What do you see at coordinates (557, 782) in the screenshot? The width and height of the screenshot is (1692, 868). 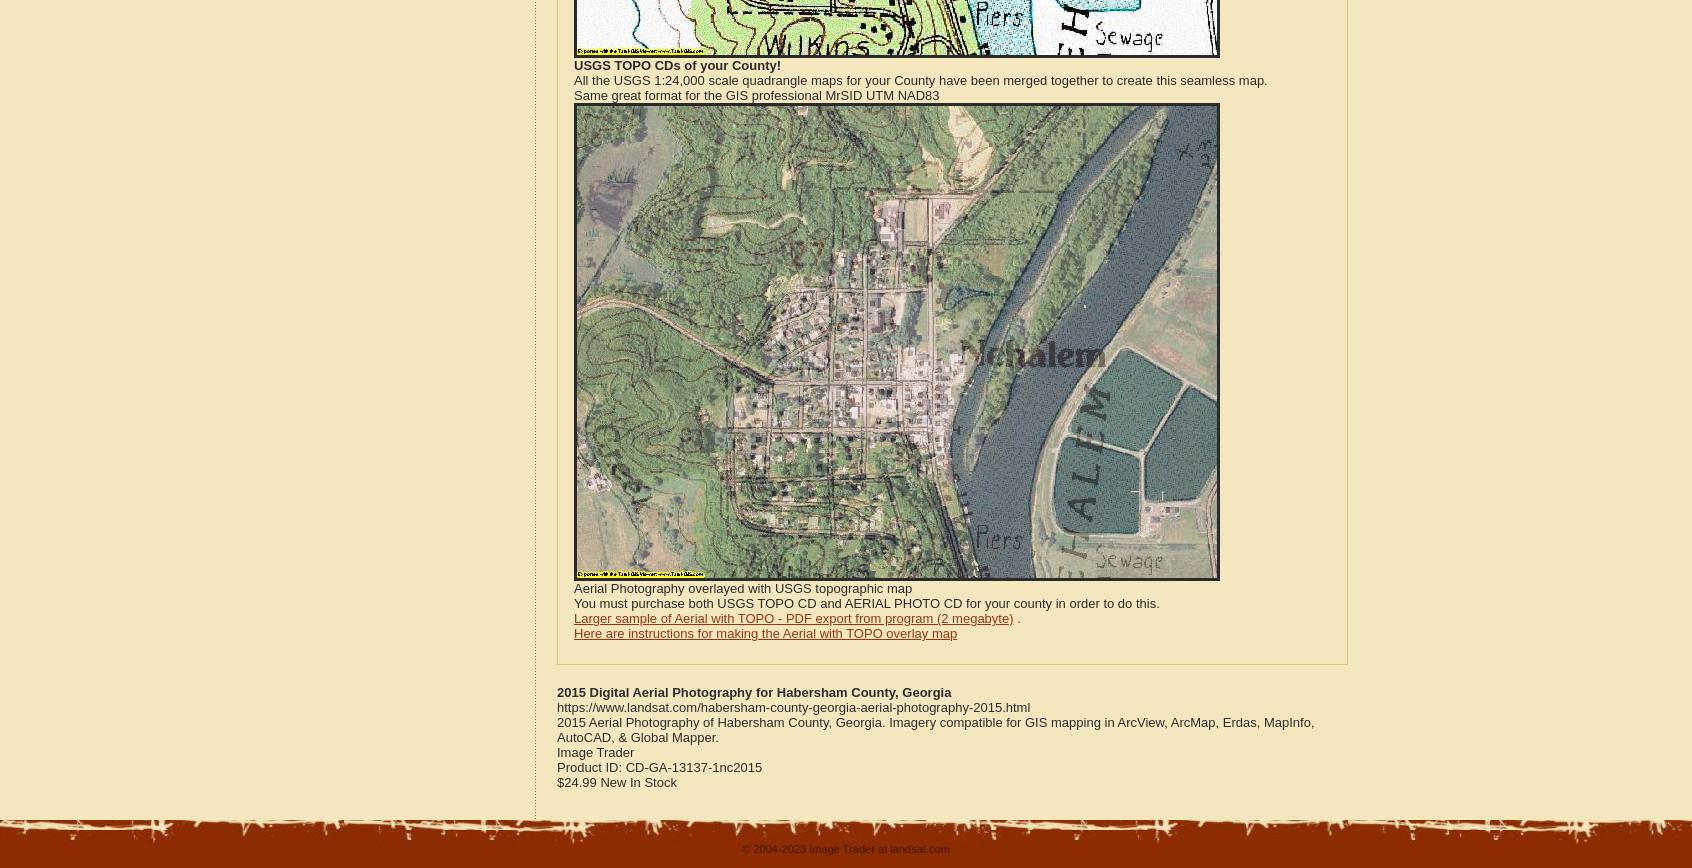 I see `'$24.99'` at bounding box center [557, 782].